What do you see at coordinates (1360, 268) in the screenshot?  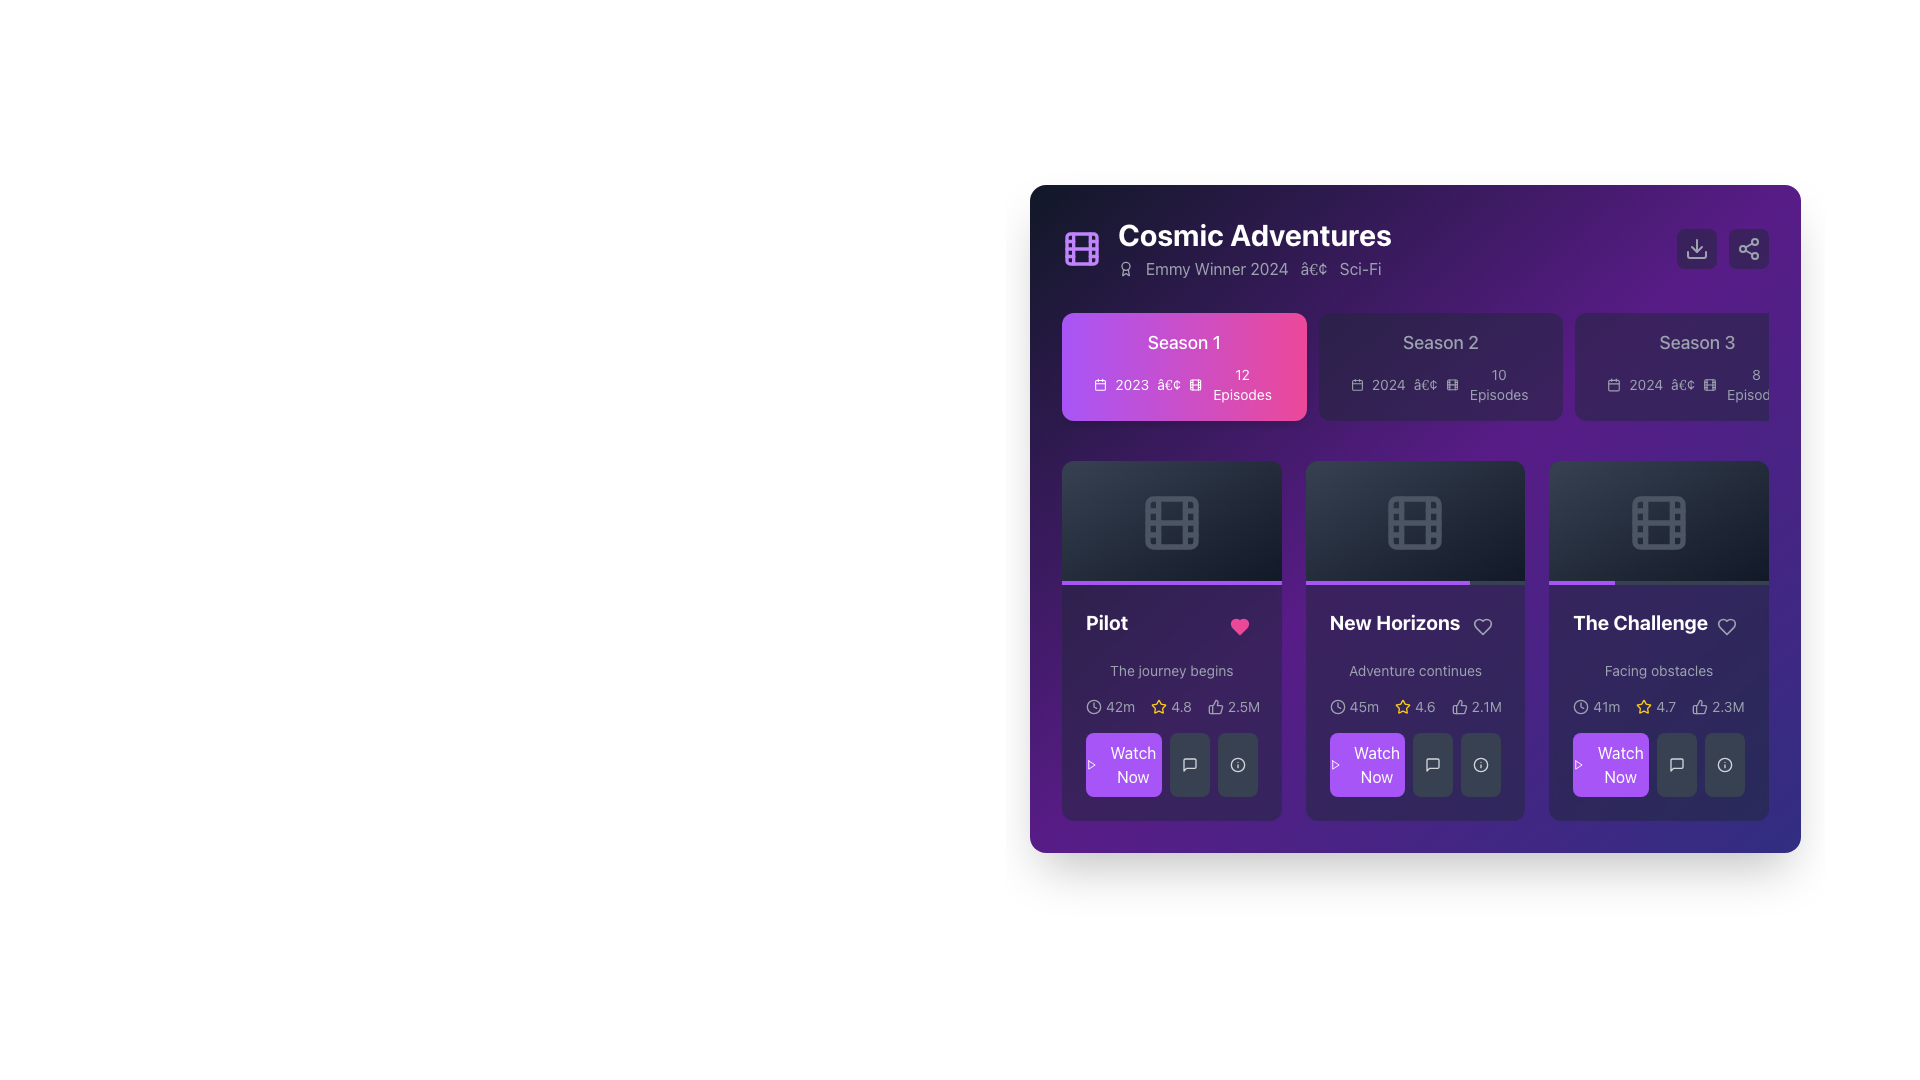 I see `genre information from the text label displaying 'Sci-Fi' in light gray font on a purple background, positioned to the far right after 'Emmy Winner 2024' and a dot symbol` at bounding box center [1360, 268].